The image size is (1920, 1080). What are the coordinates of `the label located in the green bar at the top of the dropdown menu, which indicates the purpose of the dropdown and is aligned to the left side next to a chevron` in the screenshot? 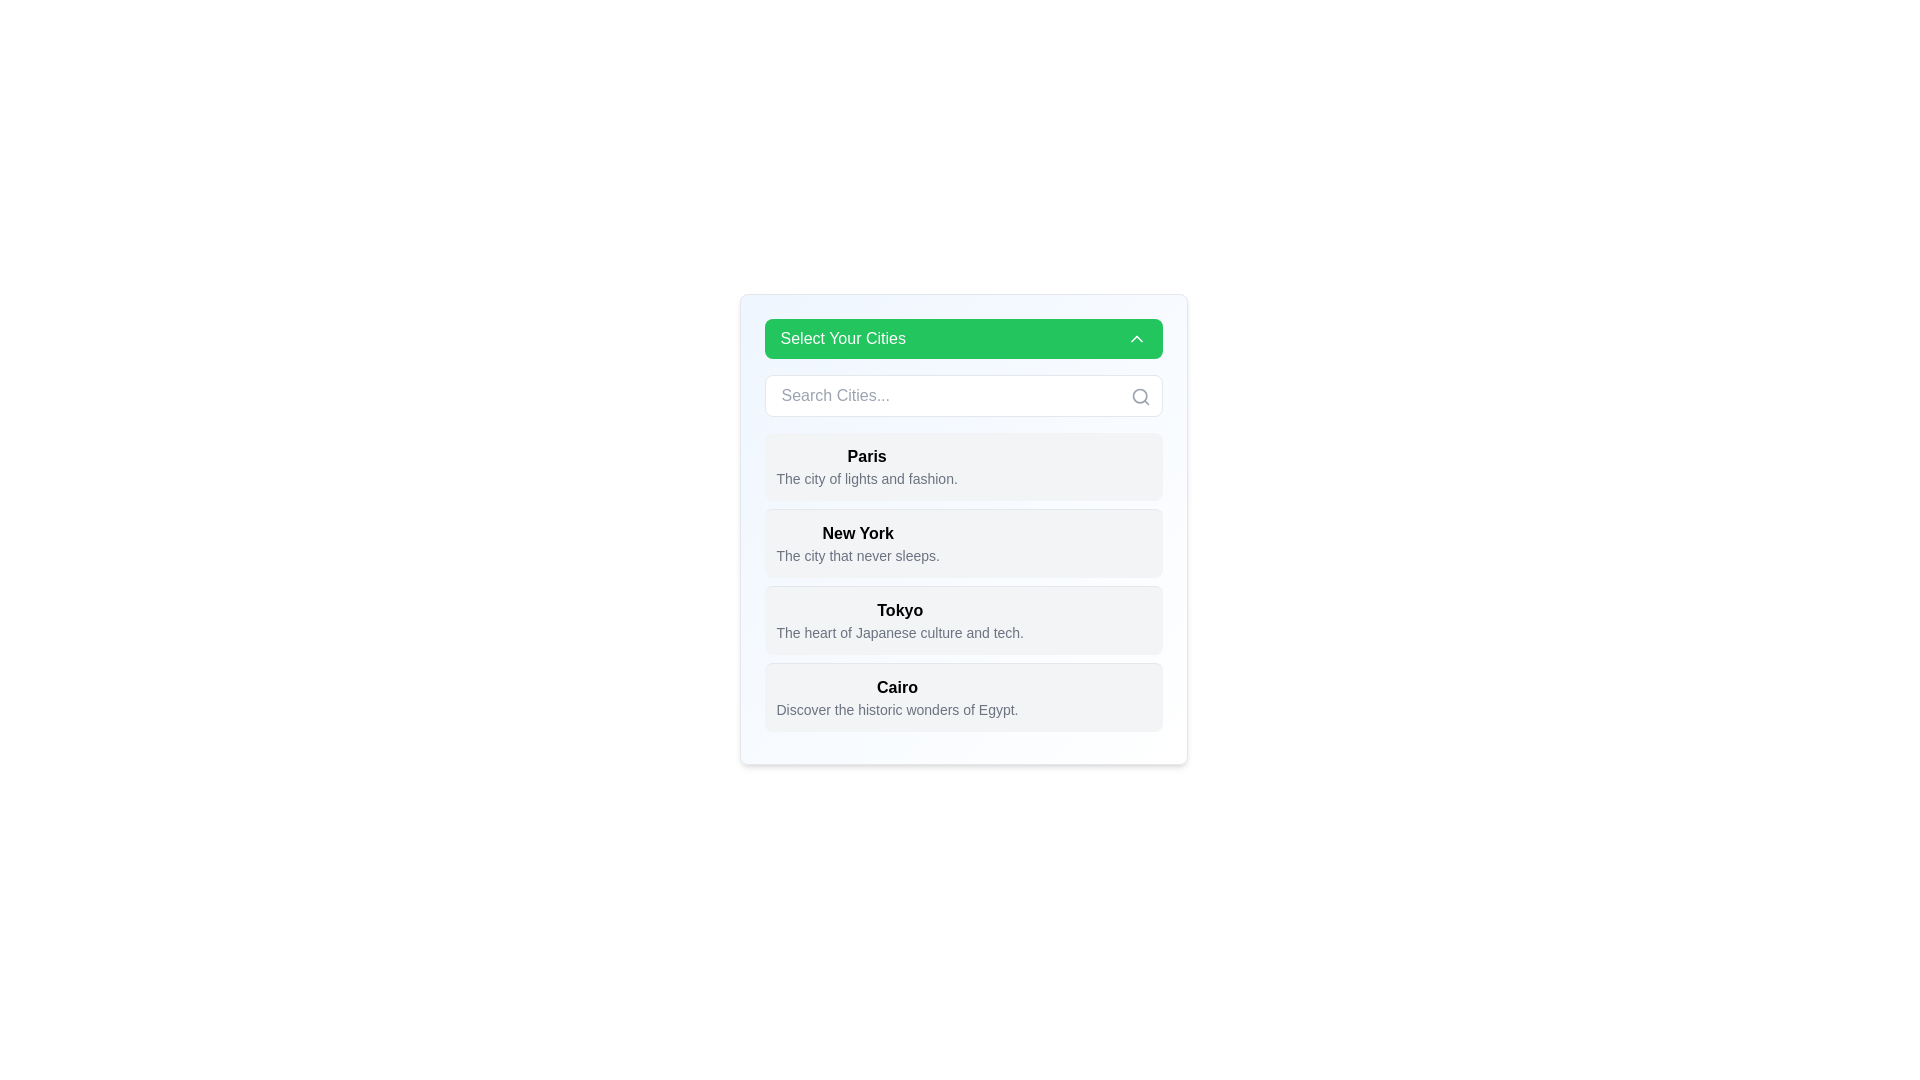 It's located at (843, 338).